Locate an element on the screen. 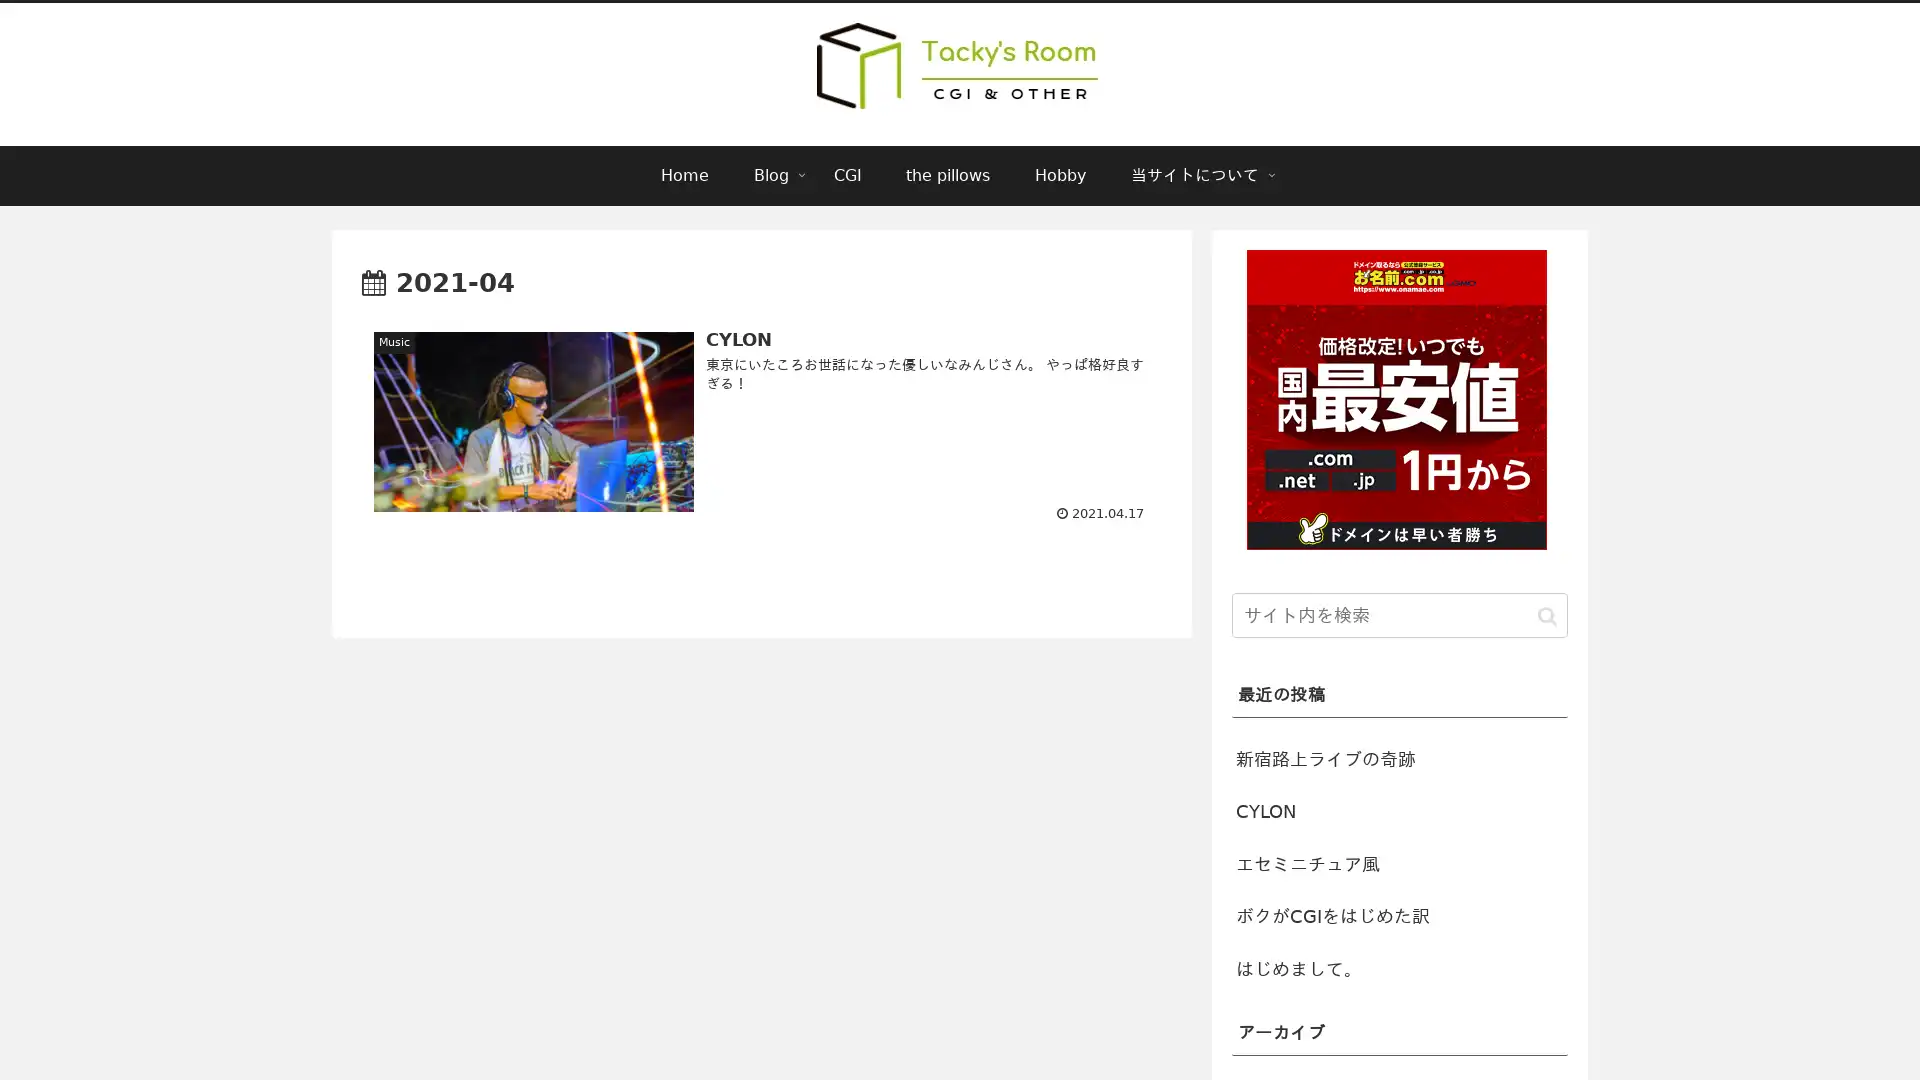 The image size is (1920, 1080). button is located at coordinates (1546, 613).